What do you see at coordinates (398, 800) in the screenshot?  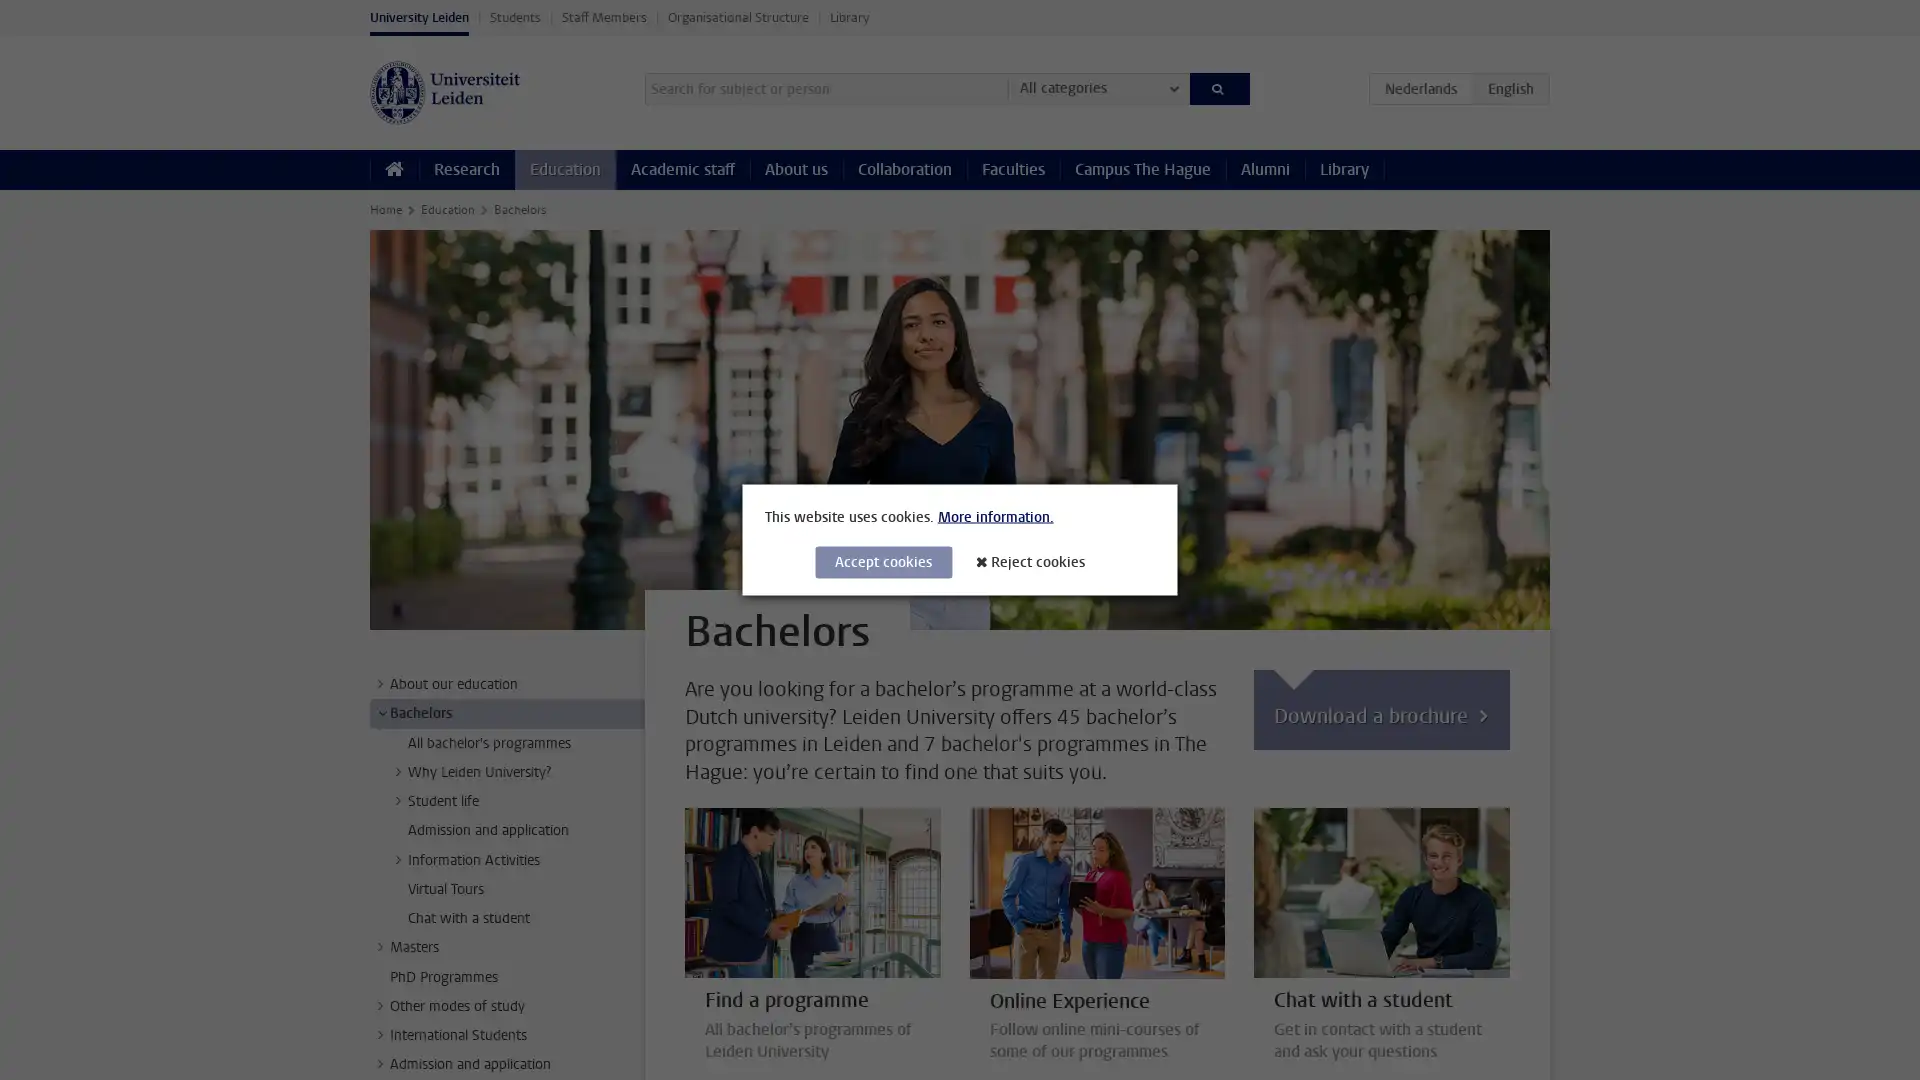 I see `>` at bounding box center [398, 800].